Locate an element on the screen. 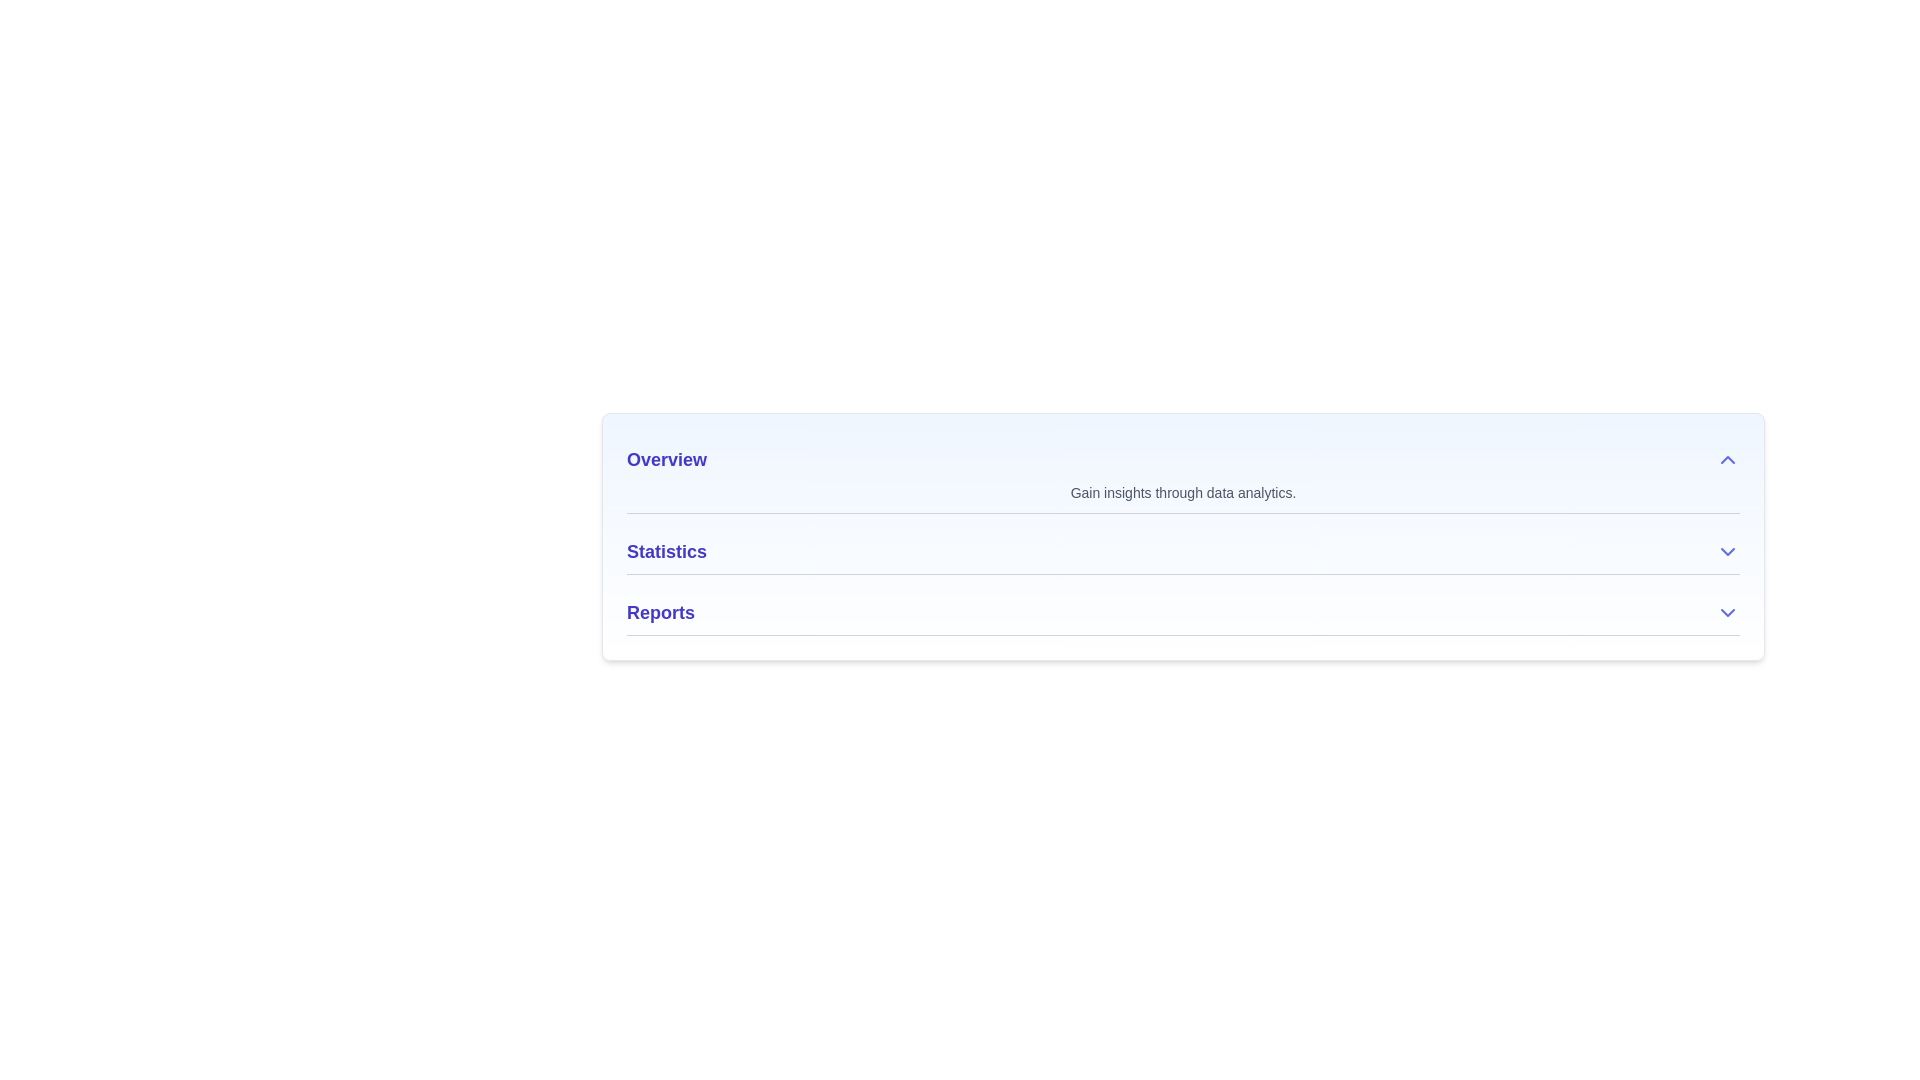 The height and width of the screenshot is (1080, 1920). the 'Reports' Collapsible Section Header using keyboard inputs is located at coordinates (1183, 612).